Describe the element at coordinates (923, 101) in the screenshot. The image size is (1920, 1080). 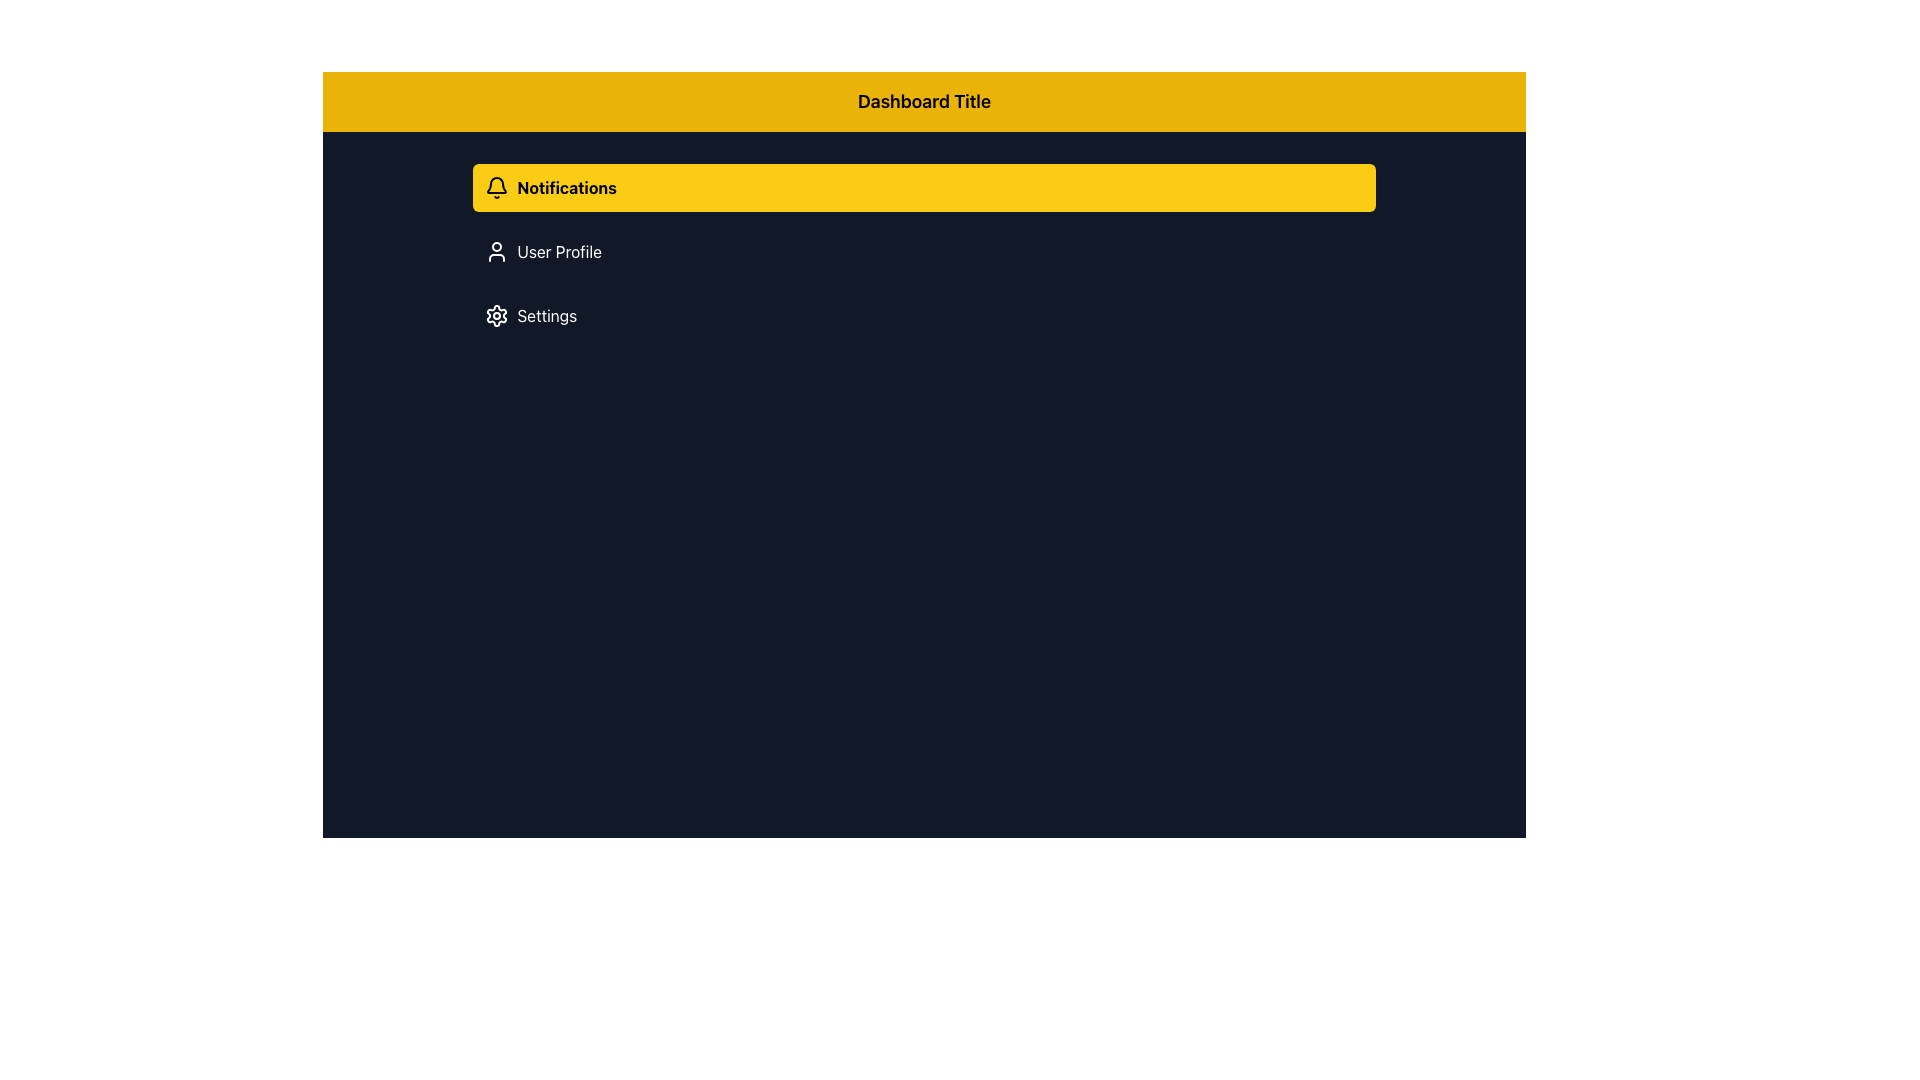
I see `the header titled 'Dashboard Title' which is a bright yellow rectangular bar at the top of the interface` at that location.